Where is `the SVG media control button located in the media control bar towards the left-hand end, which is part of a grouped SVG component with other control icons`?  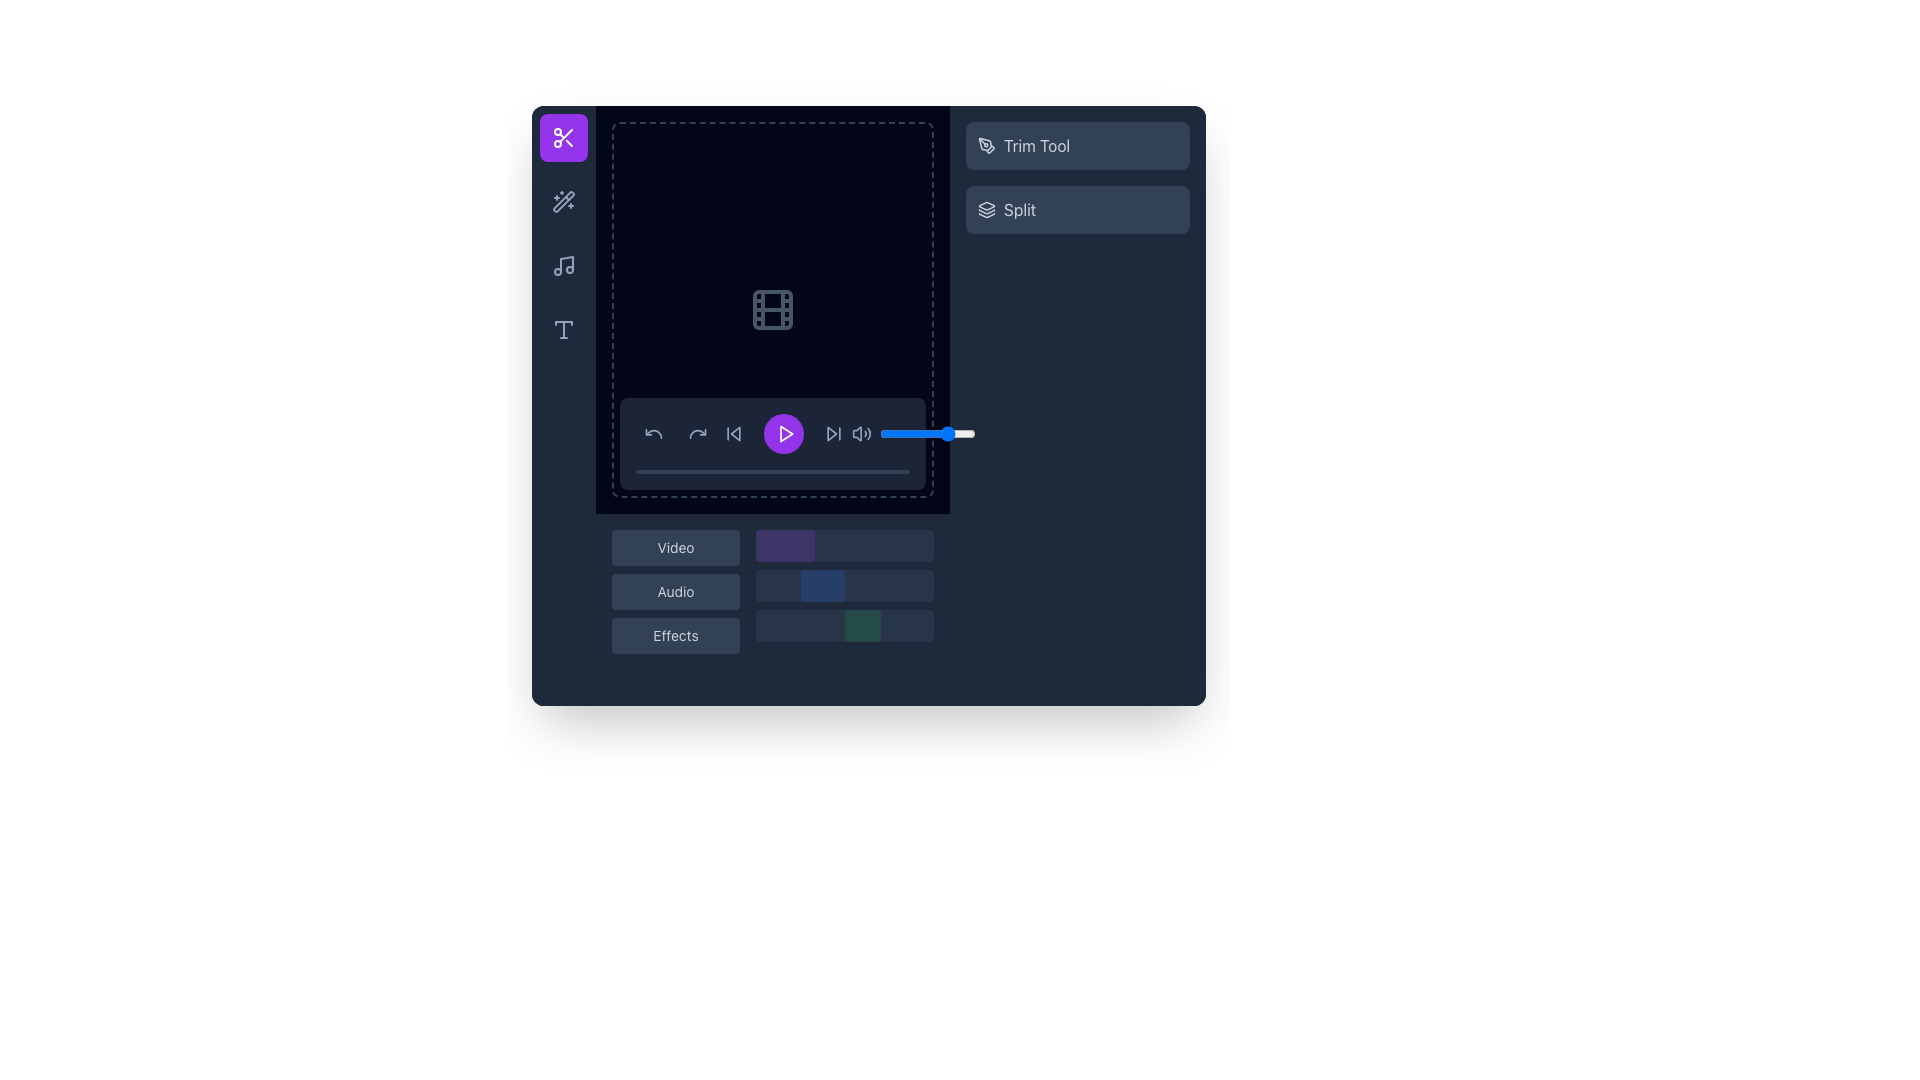 the SVG media control button located in the media control bar towards the left-hand end, which is part of a grouped SVG component with other control icons is located at coordinates (734, 433).